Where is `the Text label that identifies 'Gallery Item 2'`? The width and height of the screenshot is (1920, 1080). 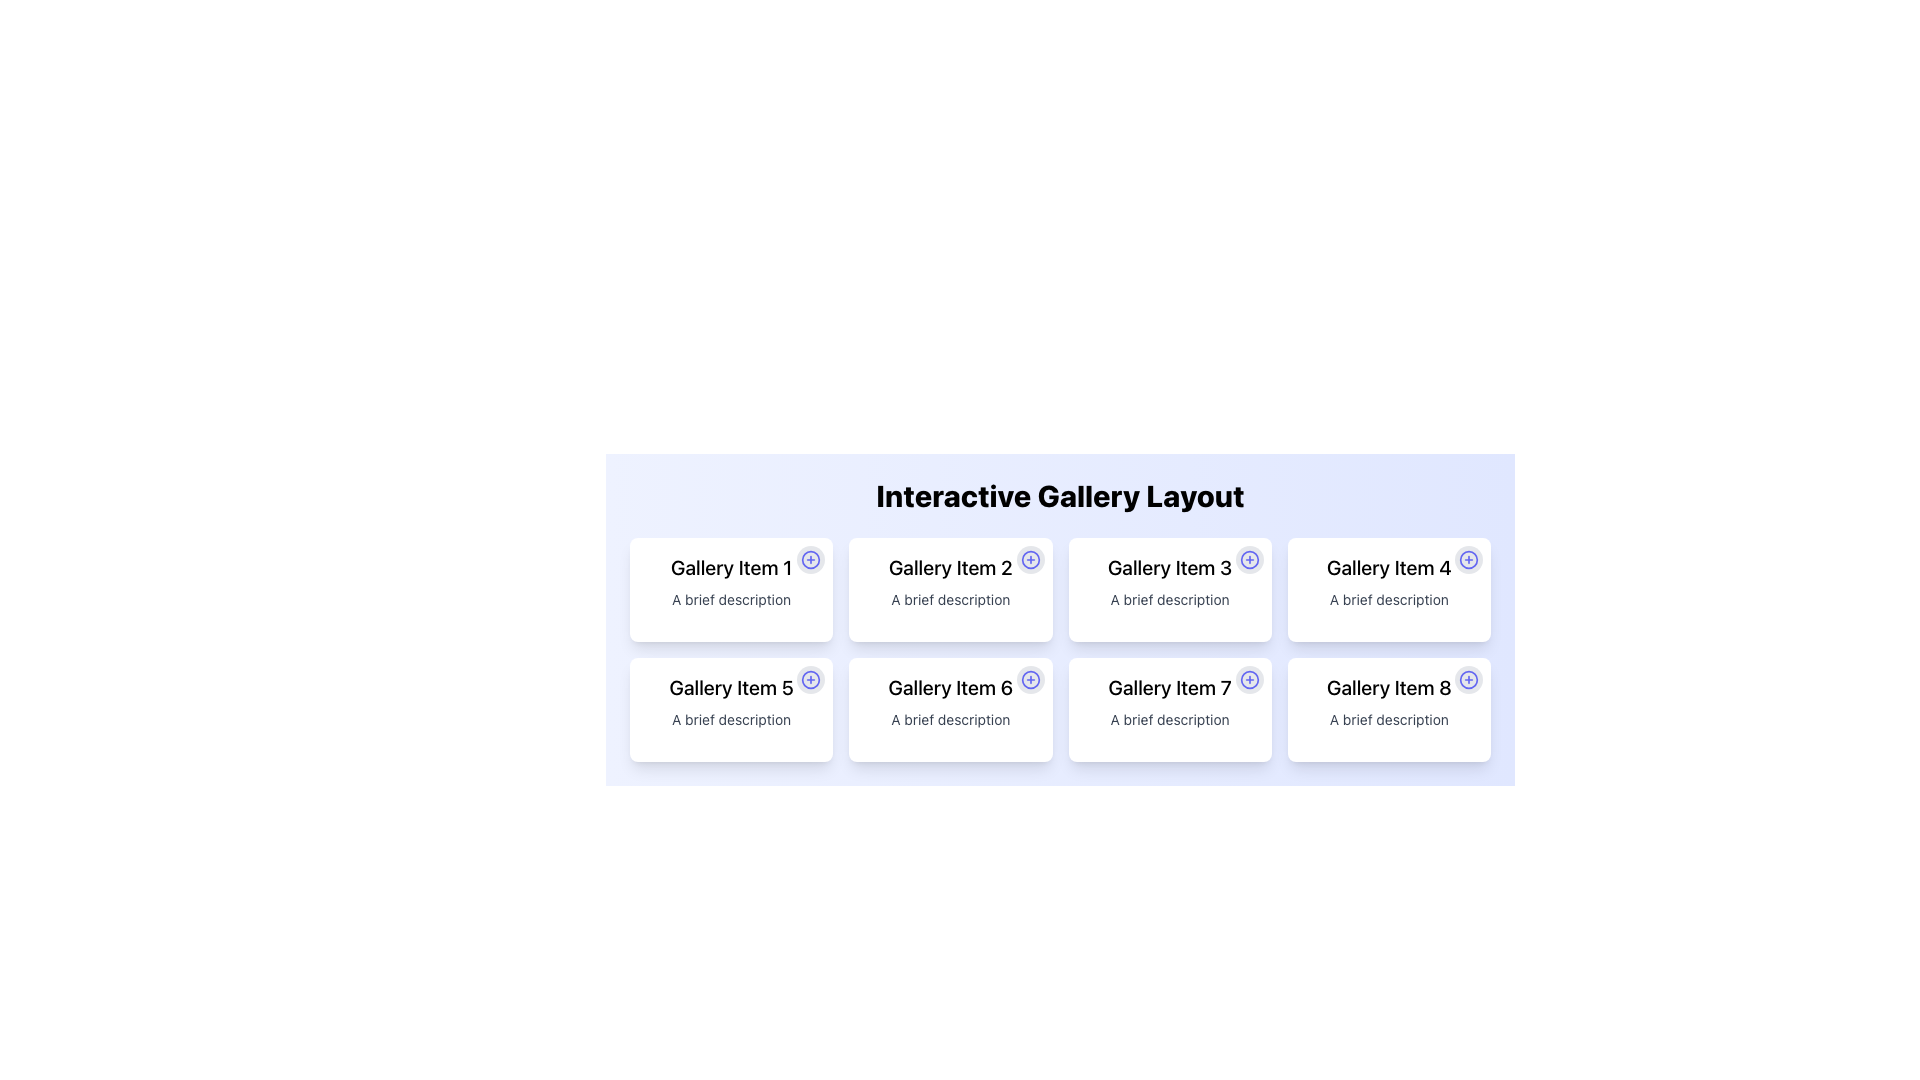
the Text label that identifies 'Gallery Item 2' is located at coordinates (949, 567).